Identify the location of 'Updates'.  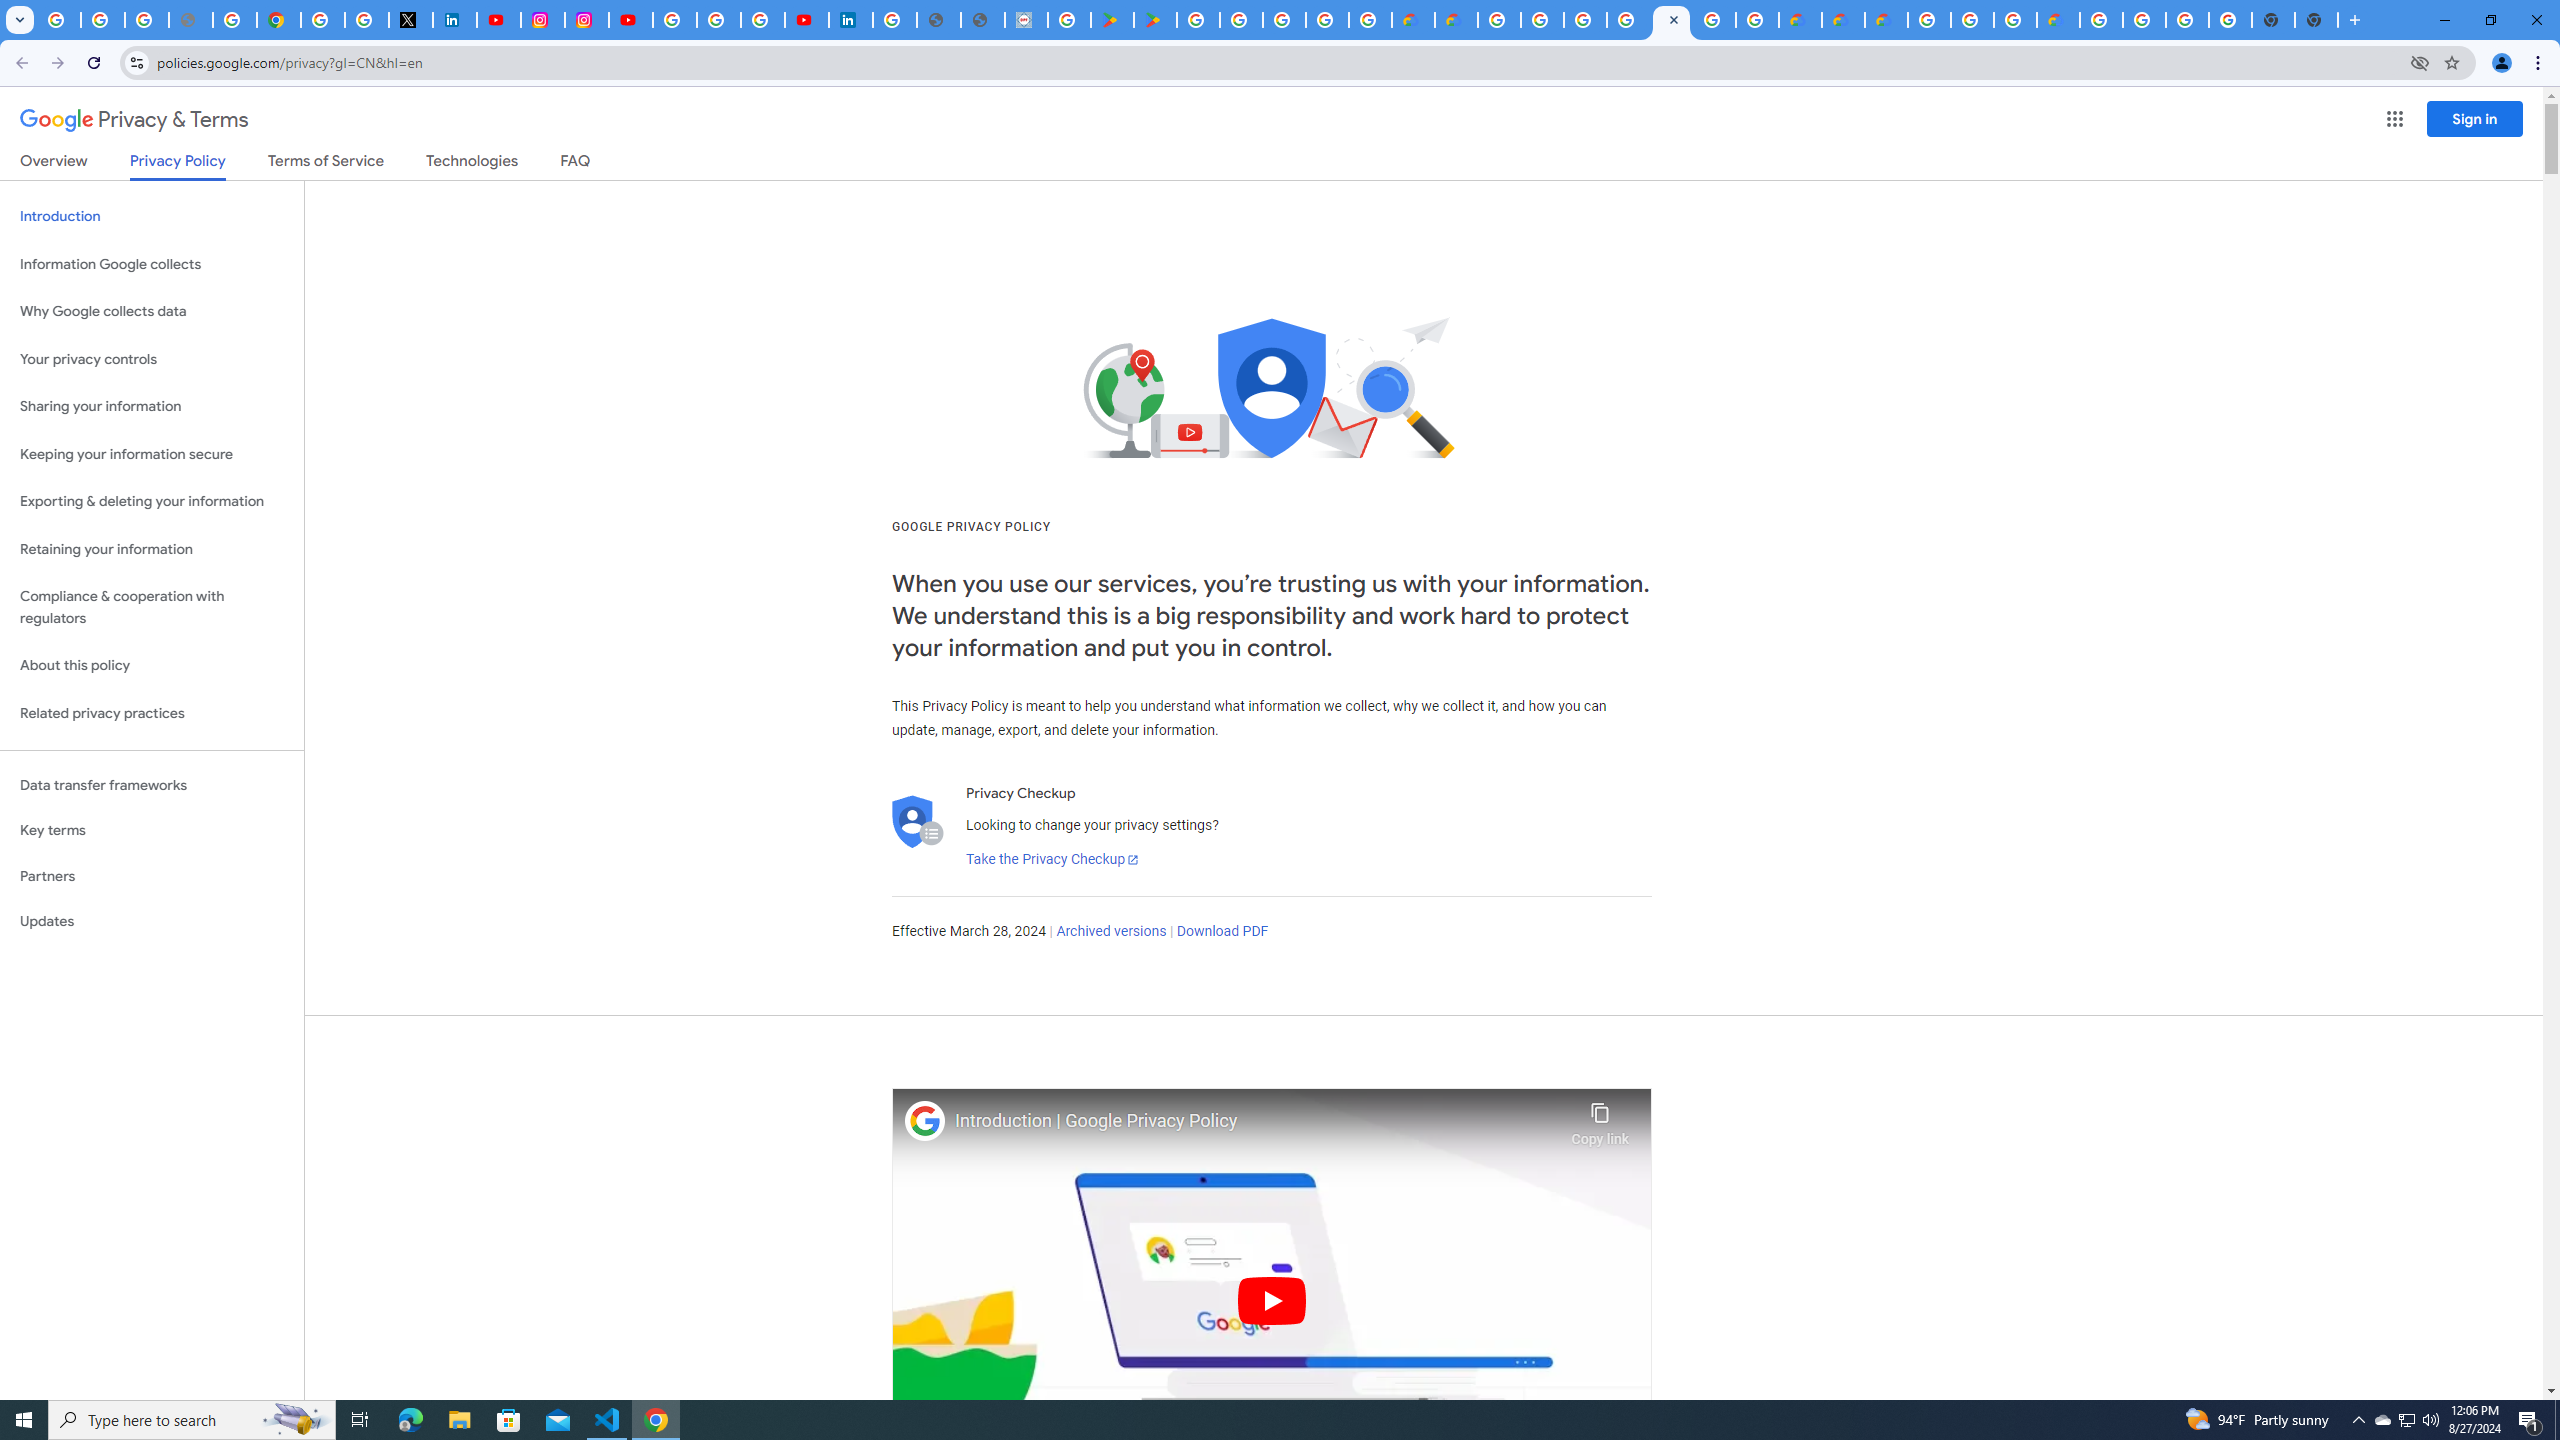
(151, 920).